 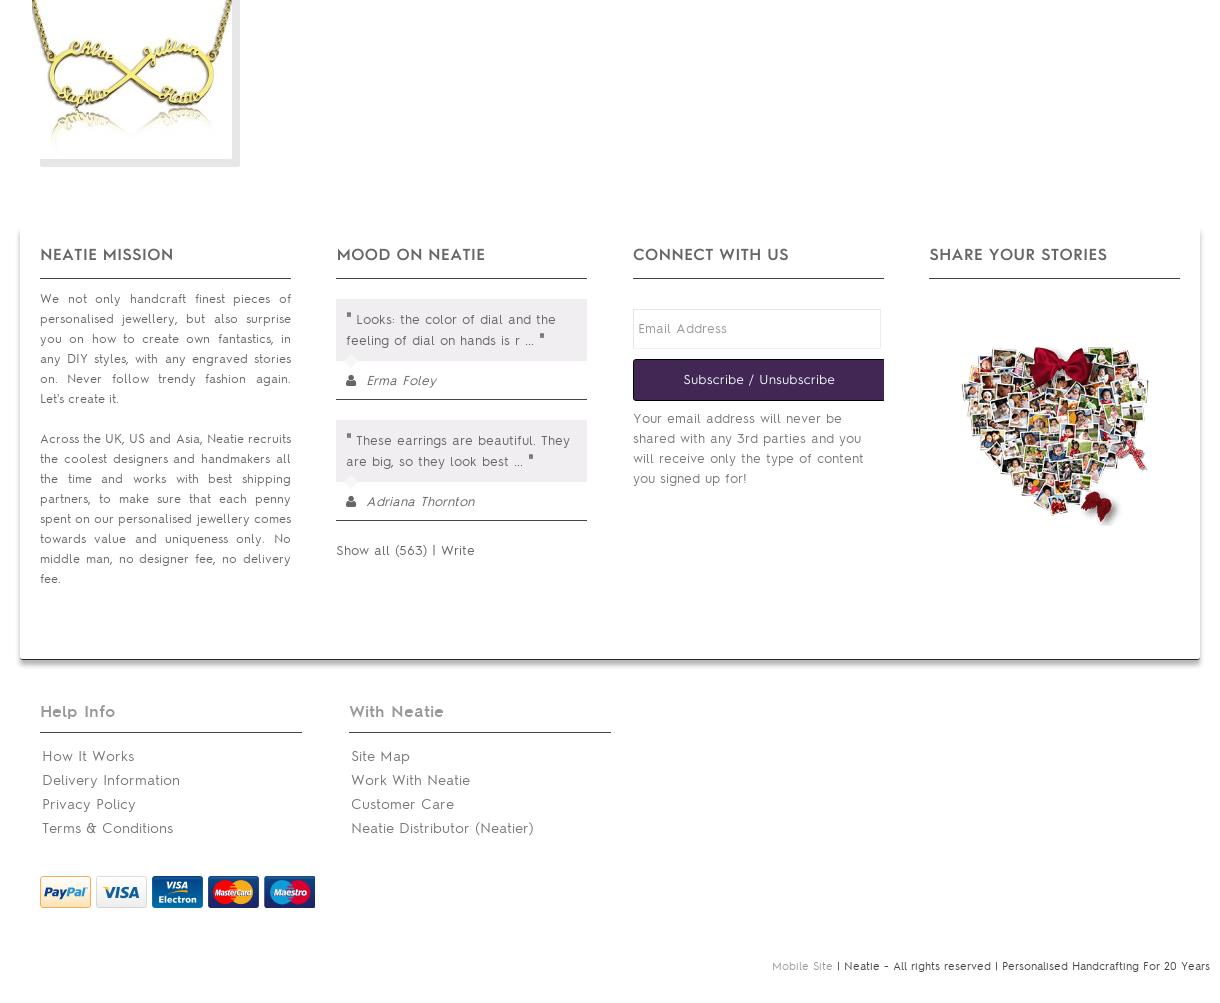 What do you see at coordinates (737, 711) in the screenshot?
I see `'Public Relation'` at bounding box center [737, 711].